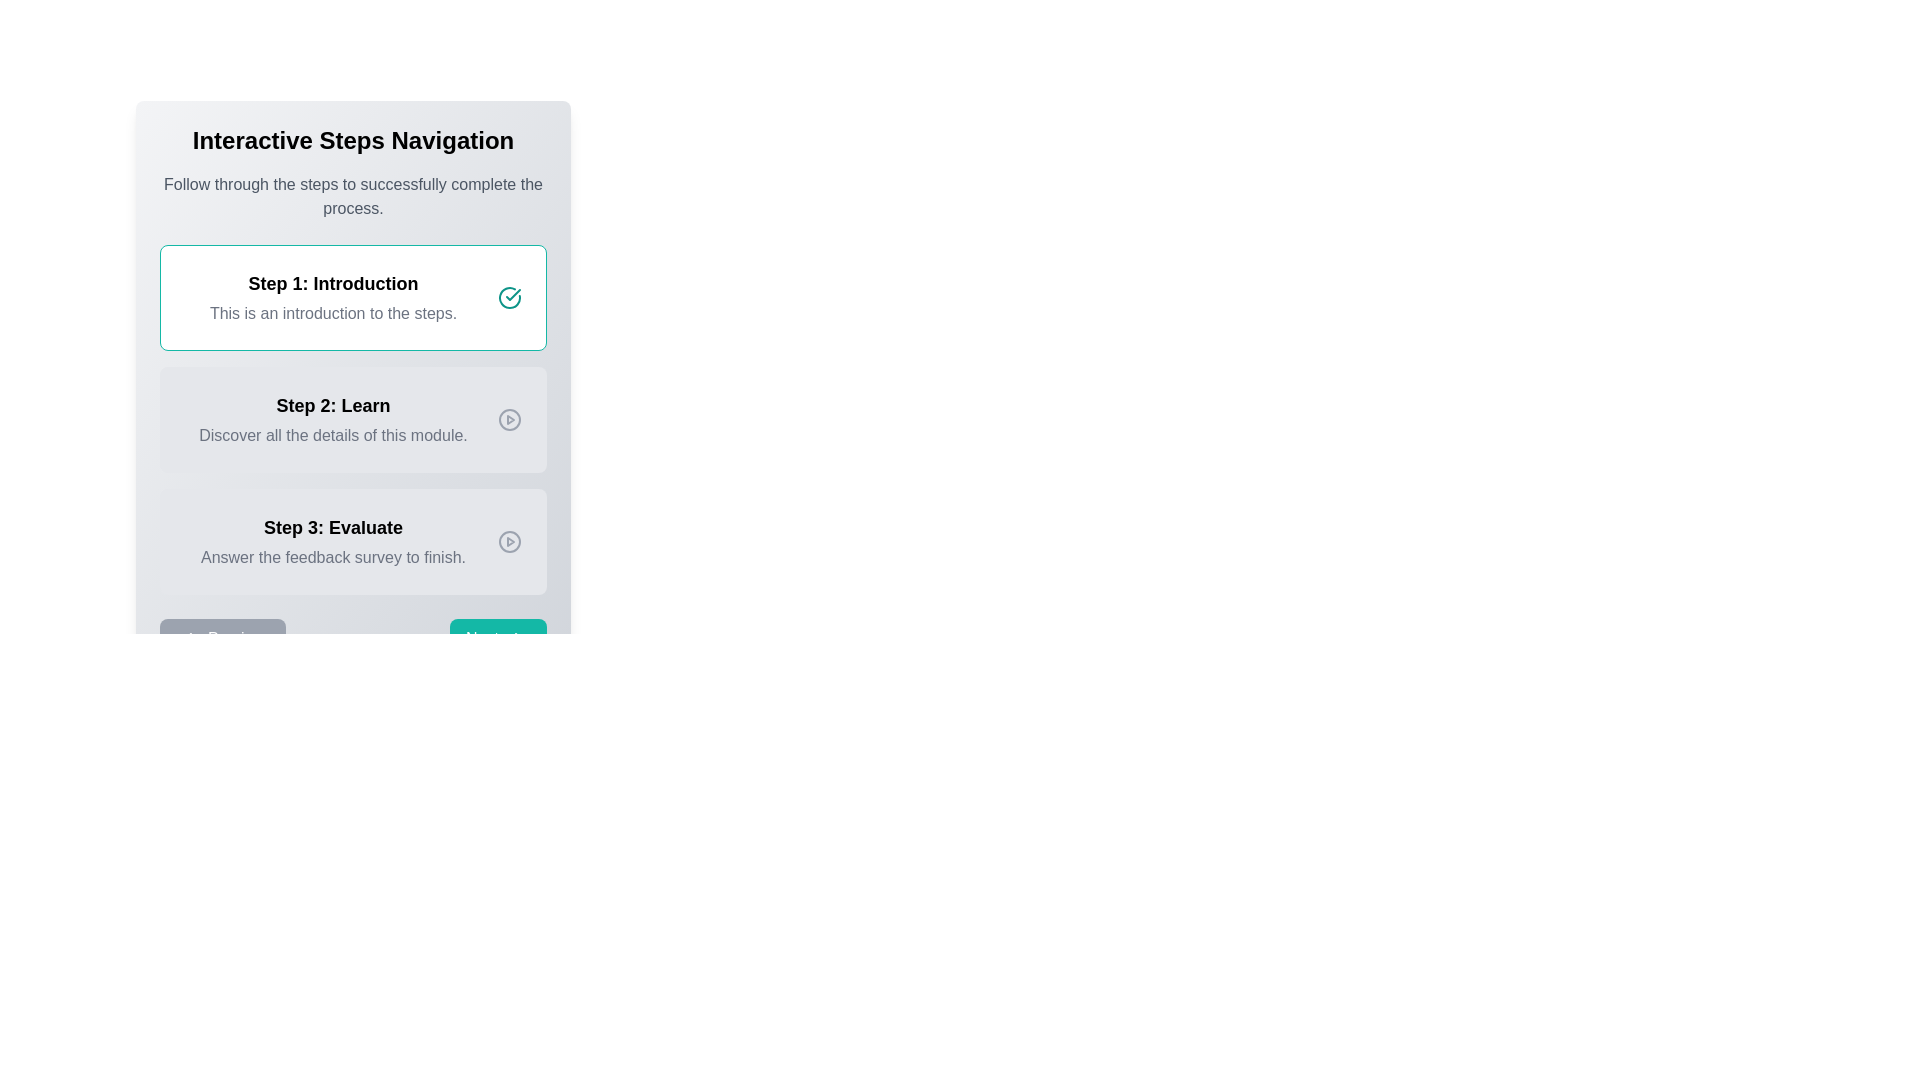 The image size is (1920, 1080). Describe the element at coordinates (509, 419) in the screenshot. I see `the circular graphical element (SVG) with a light gray border, located in the lower section of the second step of the step navigation interface, next to the 'Step 2: Learn' label` at that location.